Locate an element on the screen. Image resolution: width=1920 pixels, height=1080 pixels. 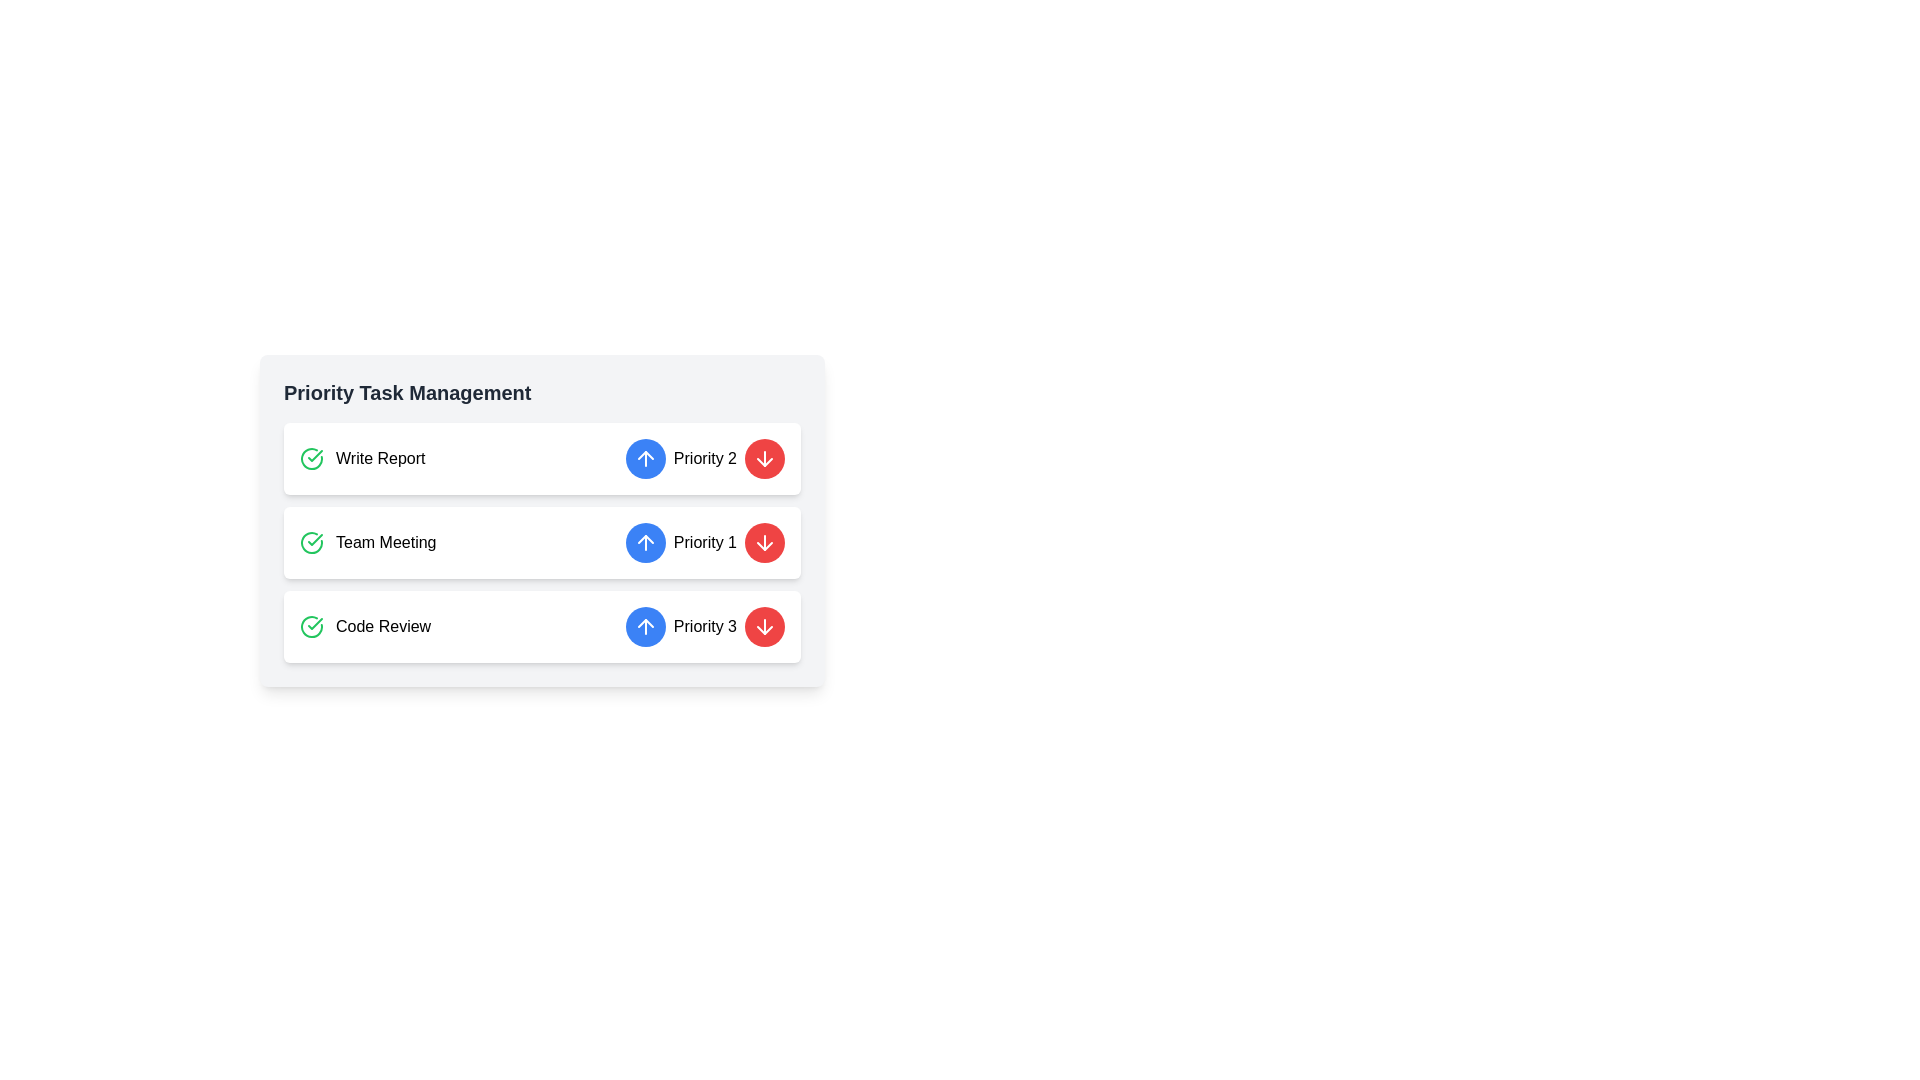
the button that decreases the priority level of the associated task, located to the right of the 'Priority 2' label in the first row of the priority task management list is located at coordinates (763, 459).